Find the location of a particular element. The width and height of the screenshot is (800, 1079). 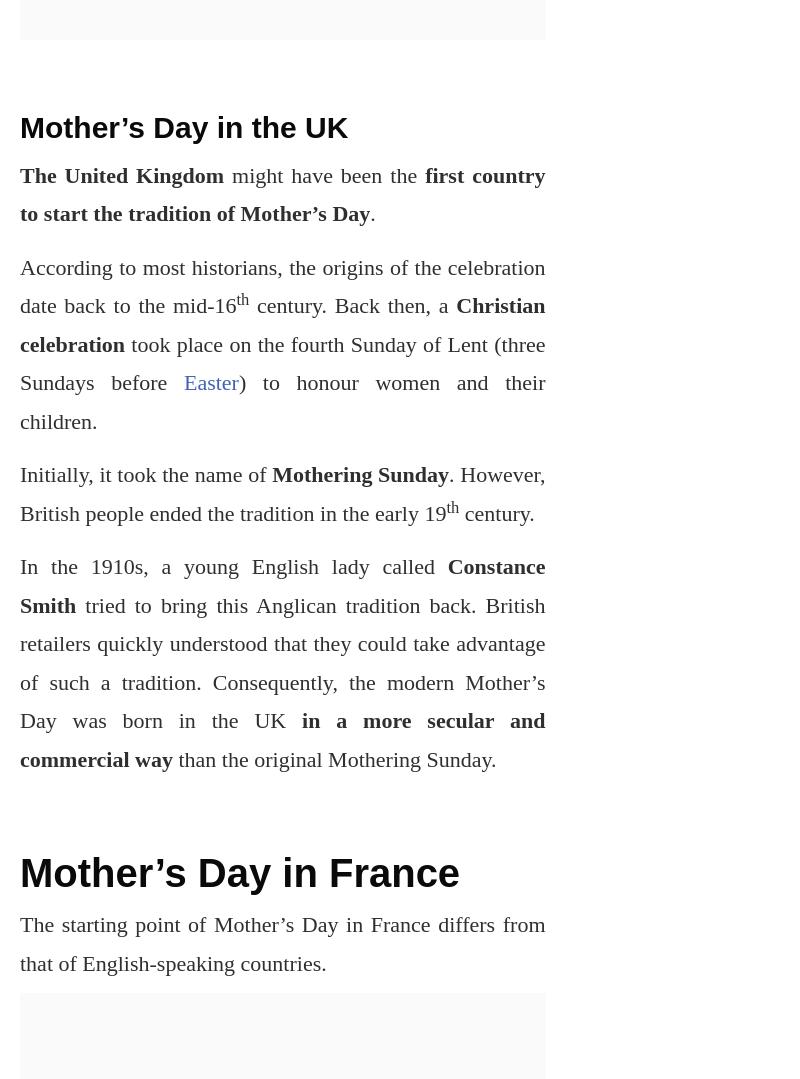

'tried to bring this Anglican tradition back. British retailers quickly understood that they could take advantage of such a tradition. Consequently, the modern Mother’s Day was born in the UK' is located at coordinates (20, 661).